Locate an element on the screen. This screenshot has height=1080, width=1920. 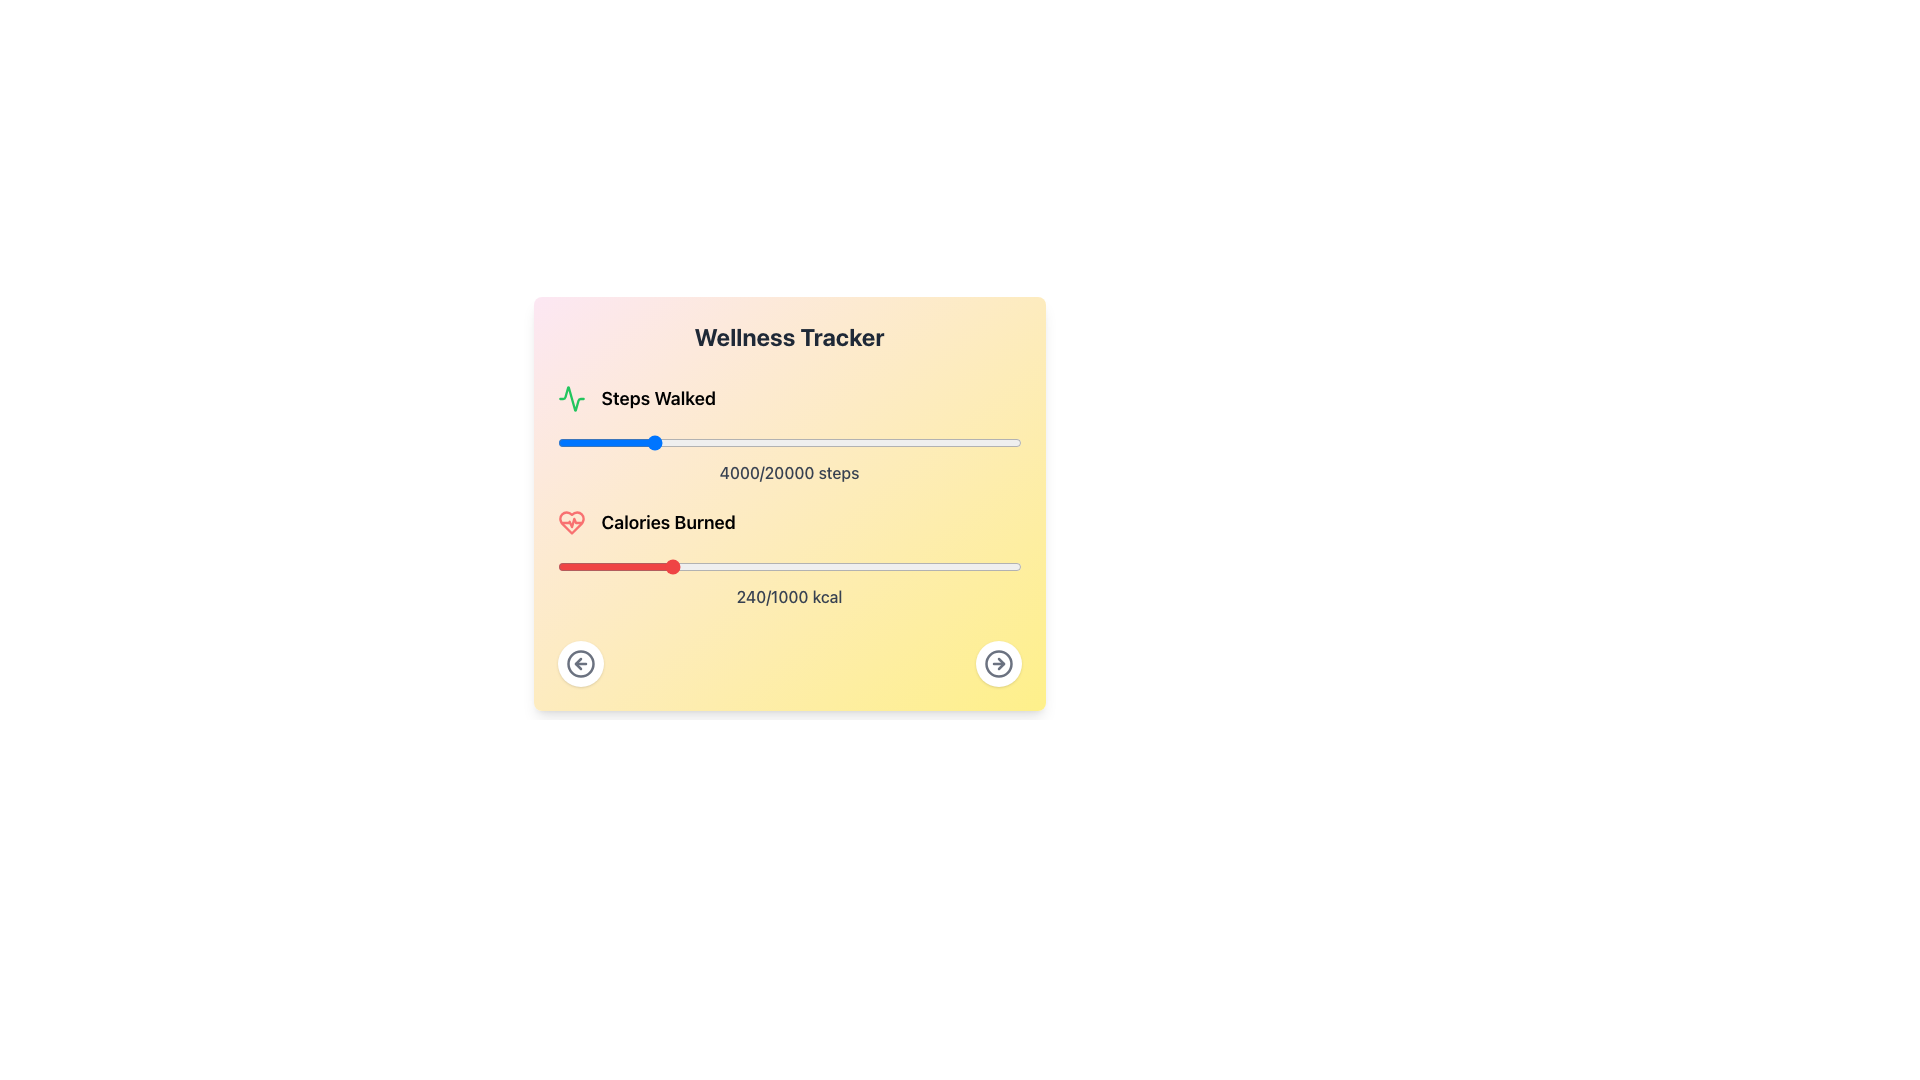
the 'Steps Walked' slider is located at coordinates (677, 442).